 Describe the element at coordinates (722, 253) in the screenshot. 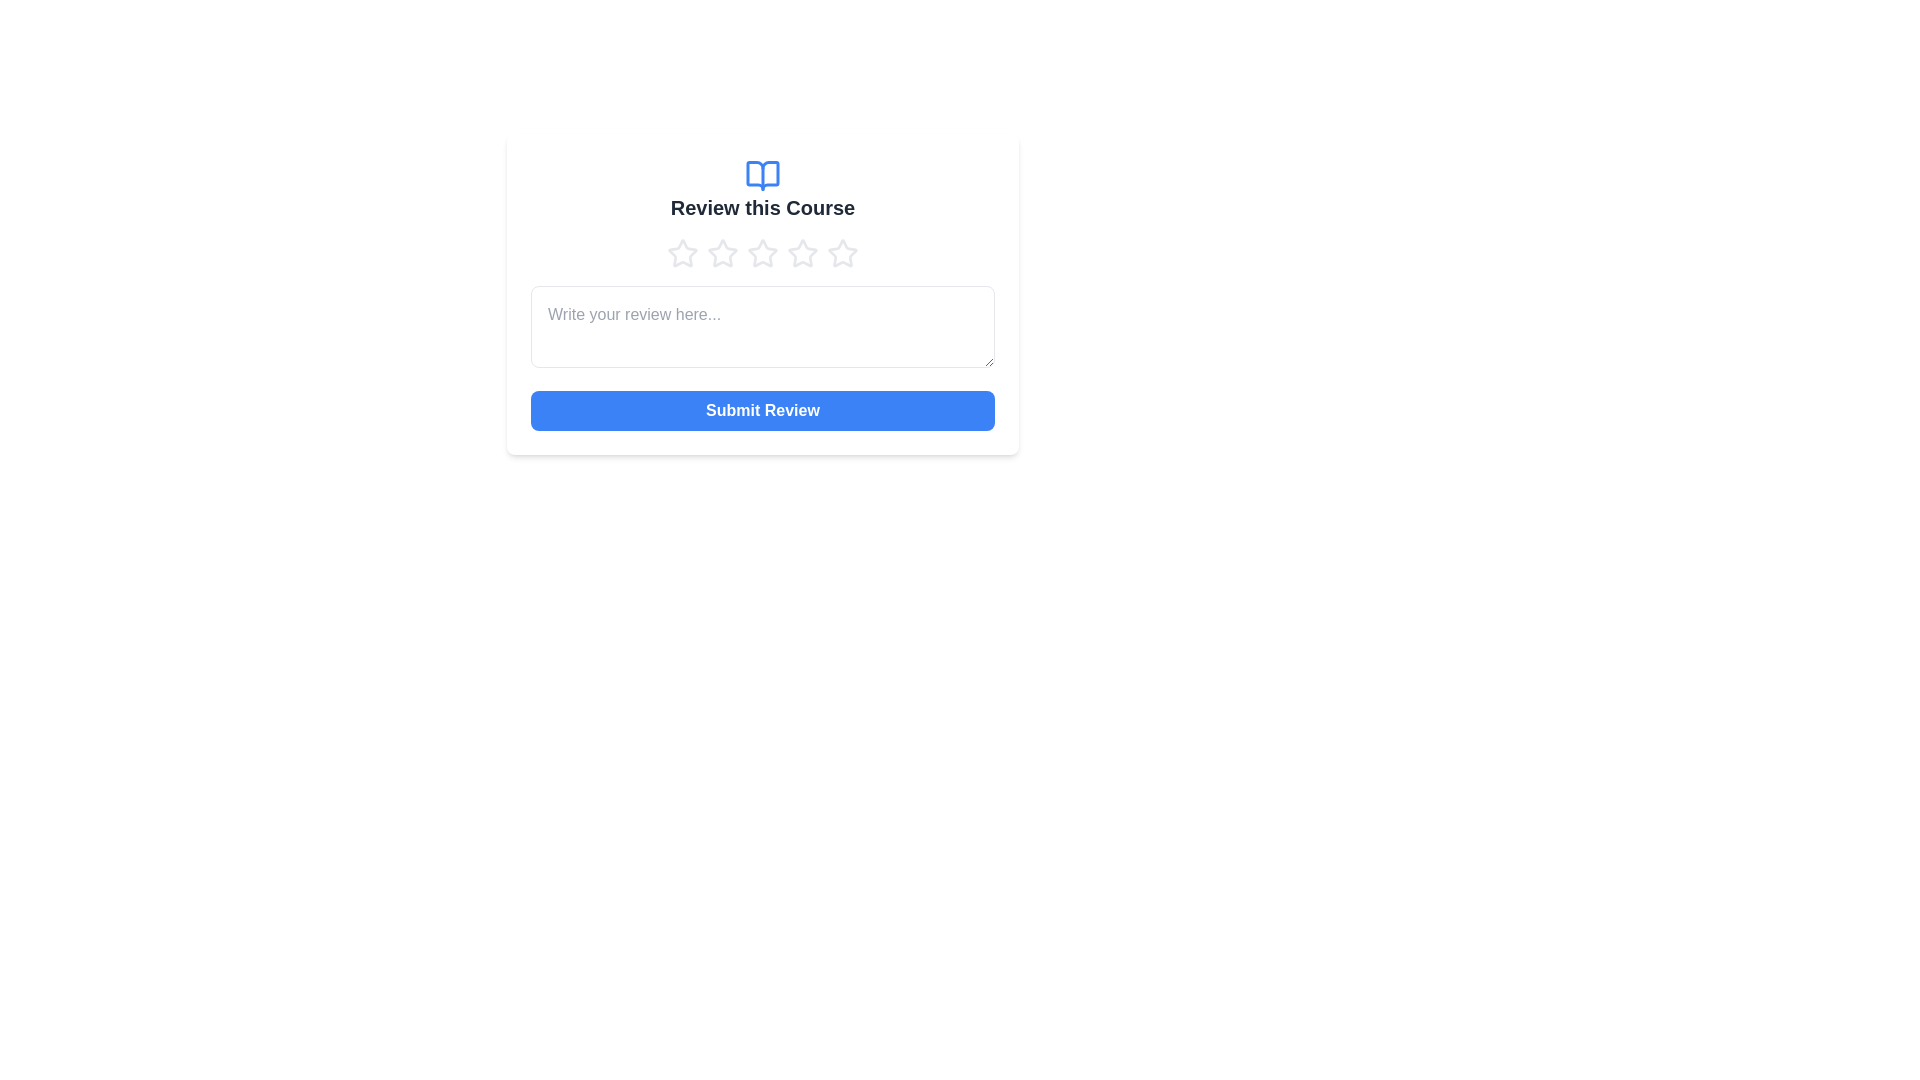

I see `the third star from the left in the rating system below the 'Review this Course' title` at that location.